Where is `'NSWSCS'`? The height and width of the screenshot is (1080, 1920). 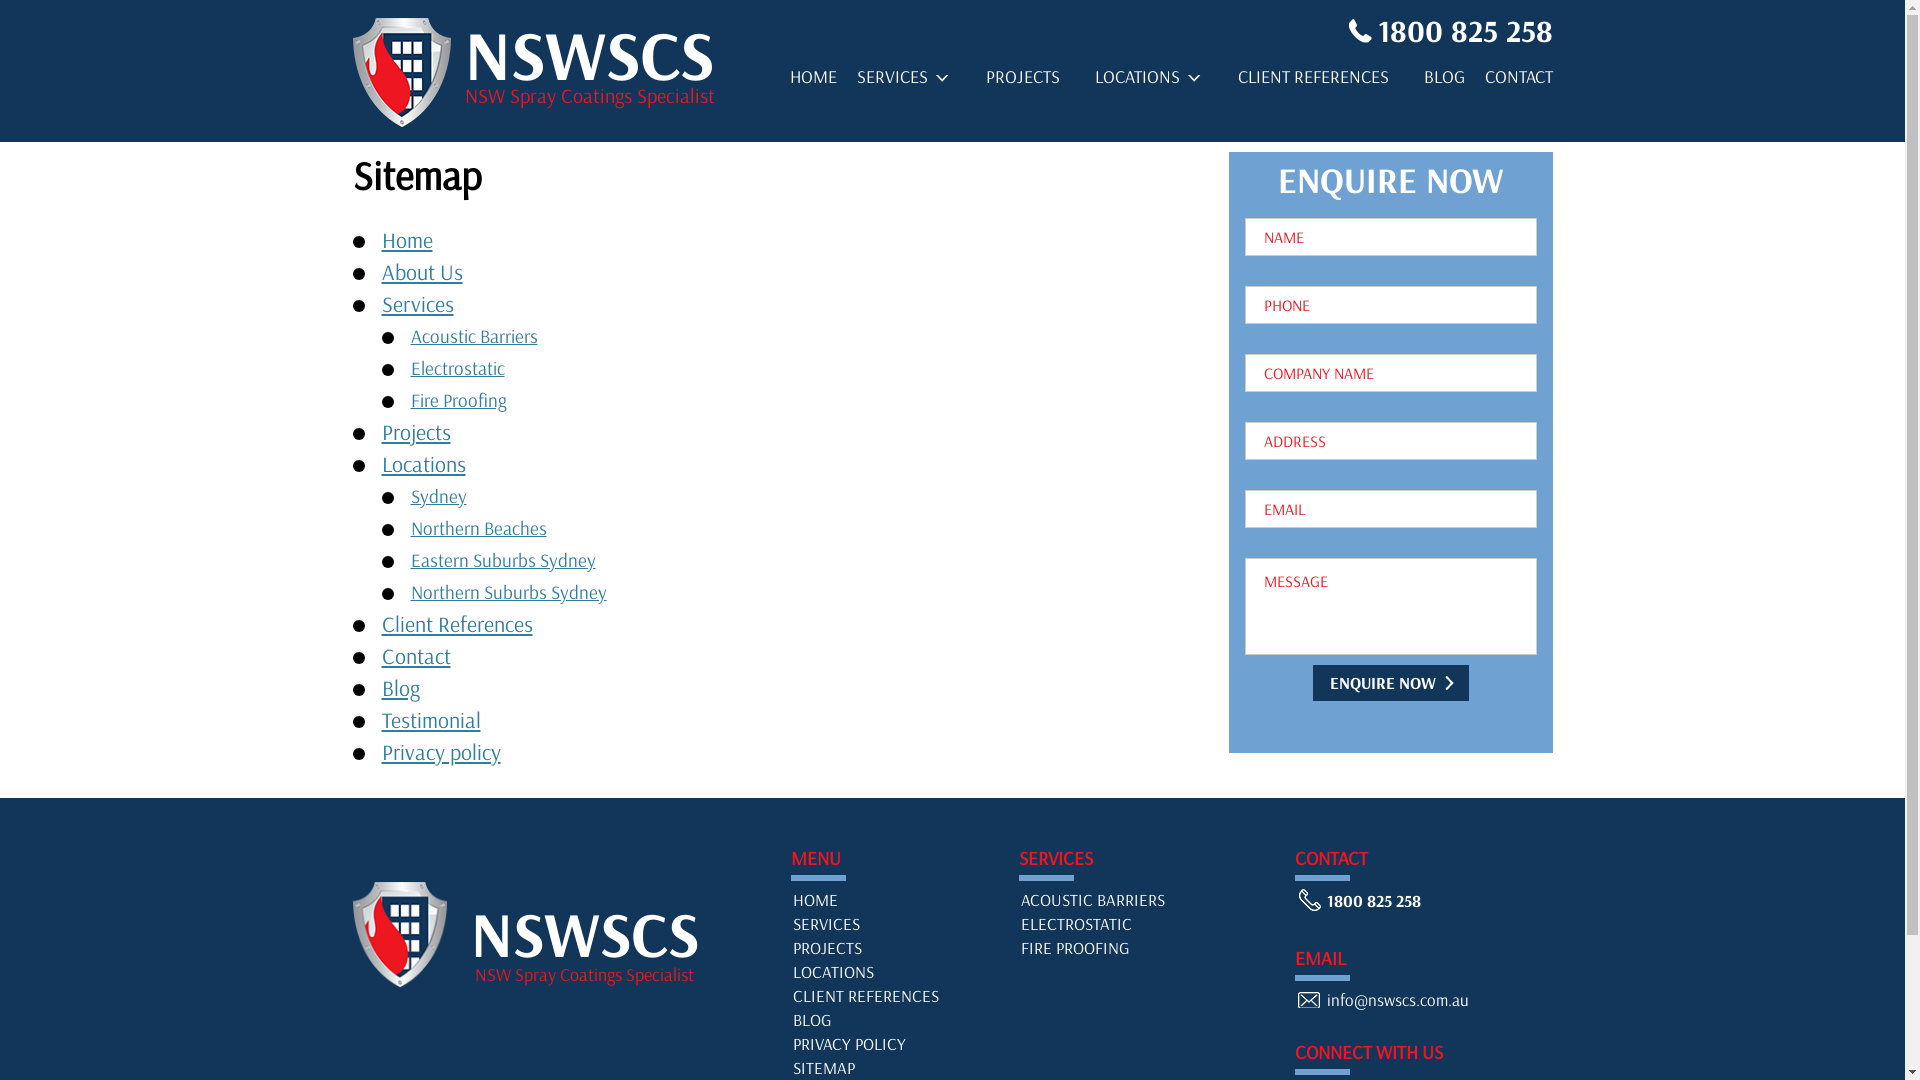 'NSWSCS' is located at coordinates (402, 72).